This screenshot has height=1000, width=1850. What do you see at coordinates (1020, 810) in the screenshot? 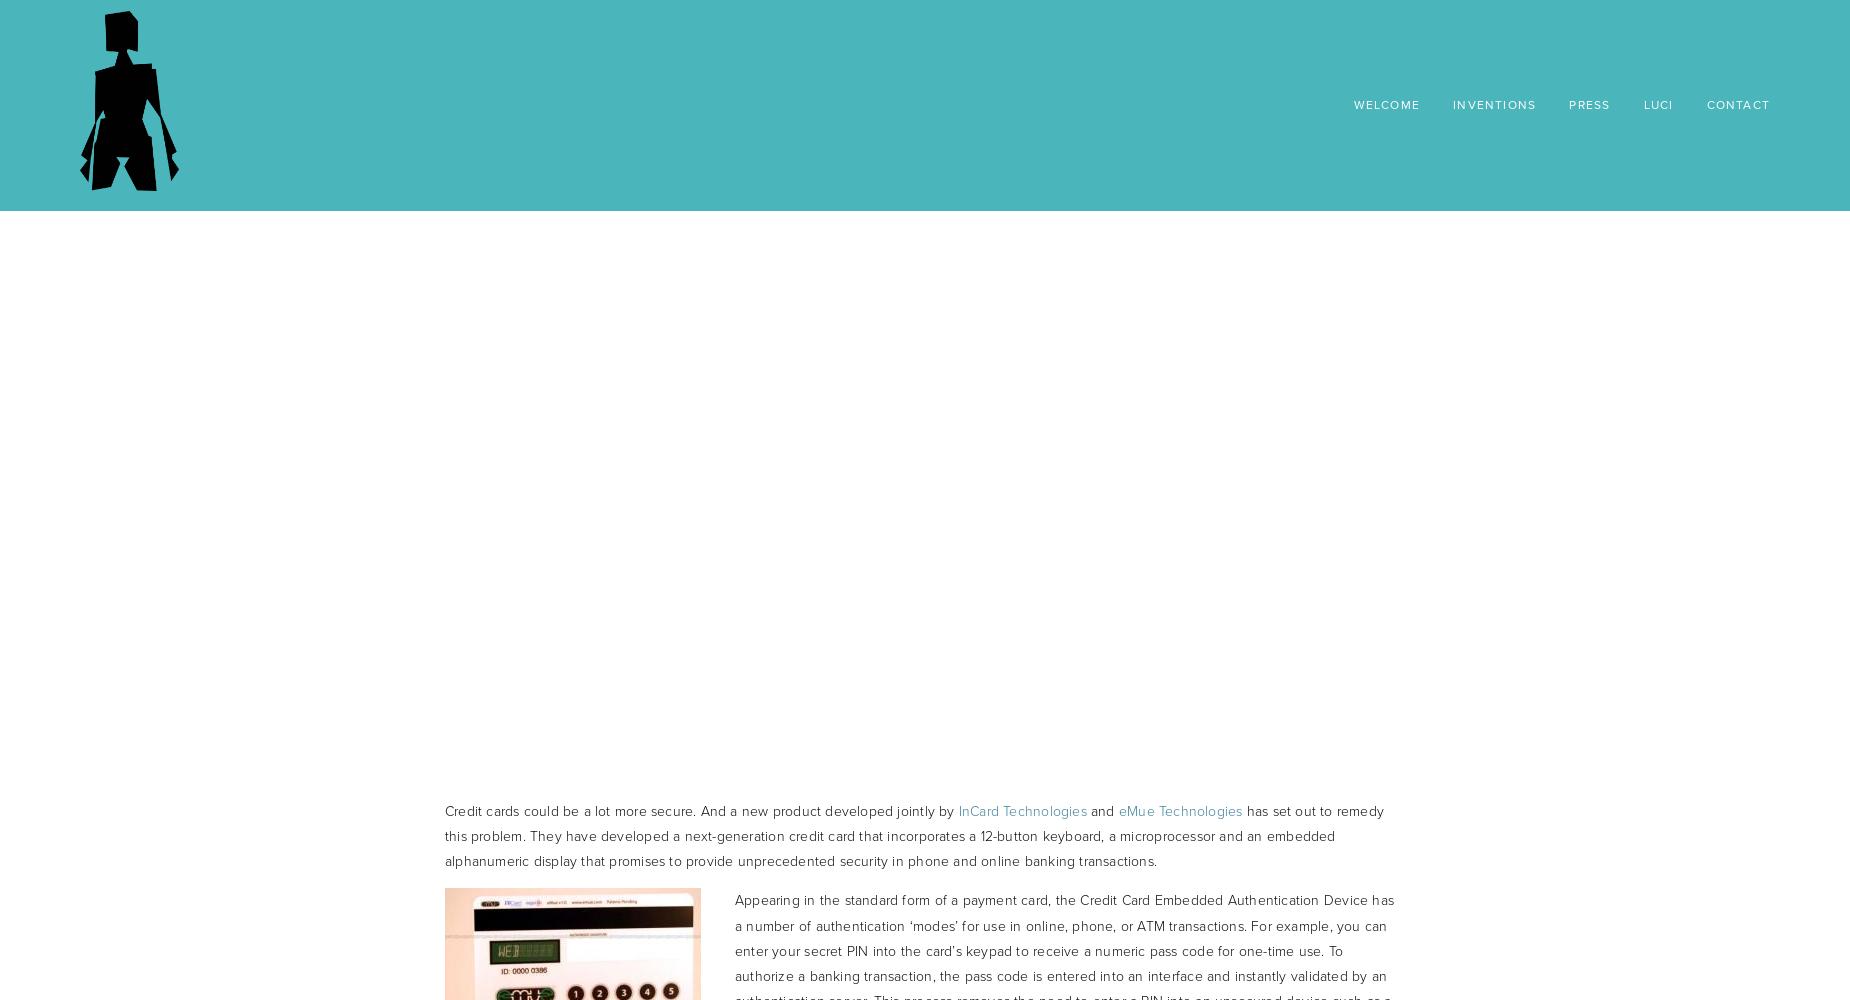
I see `'InCard Technologies'` at bounding box center [1020, 810].